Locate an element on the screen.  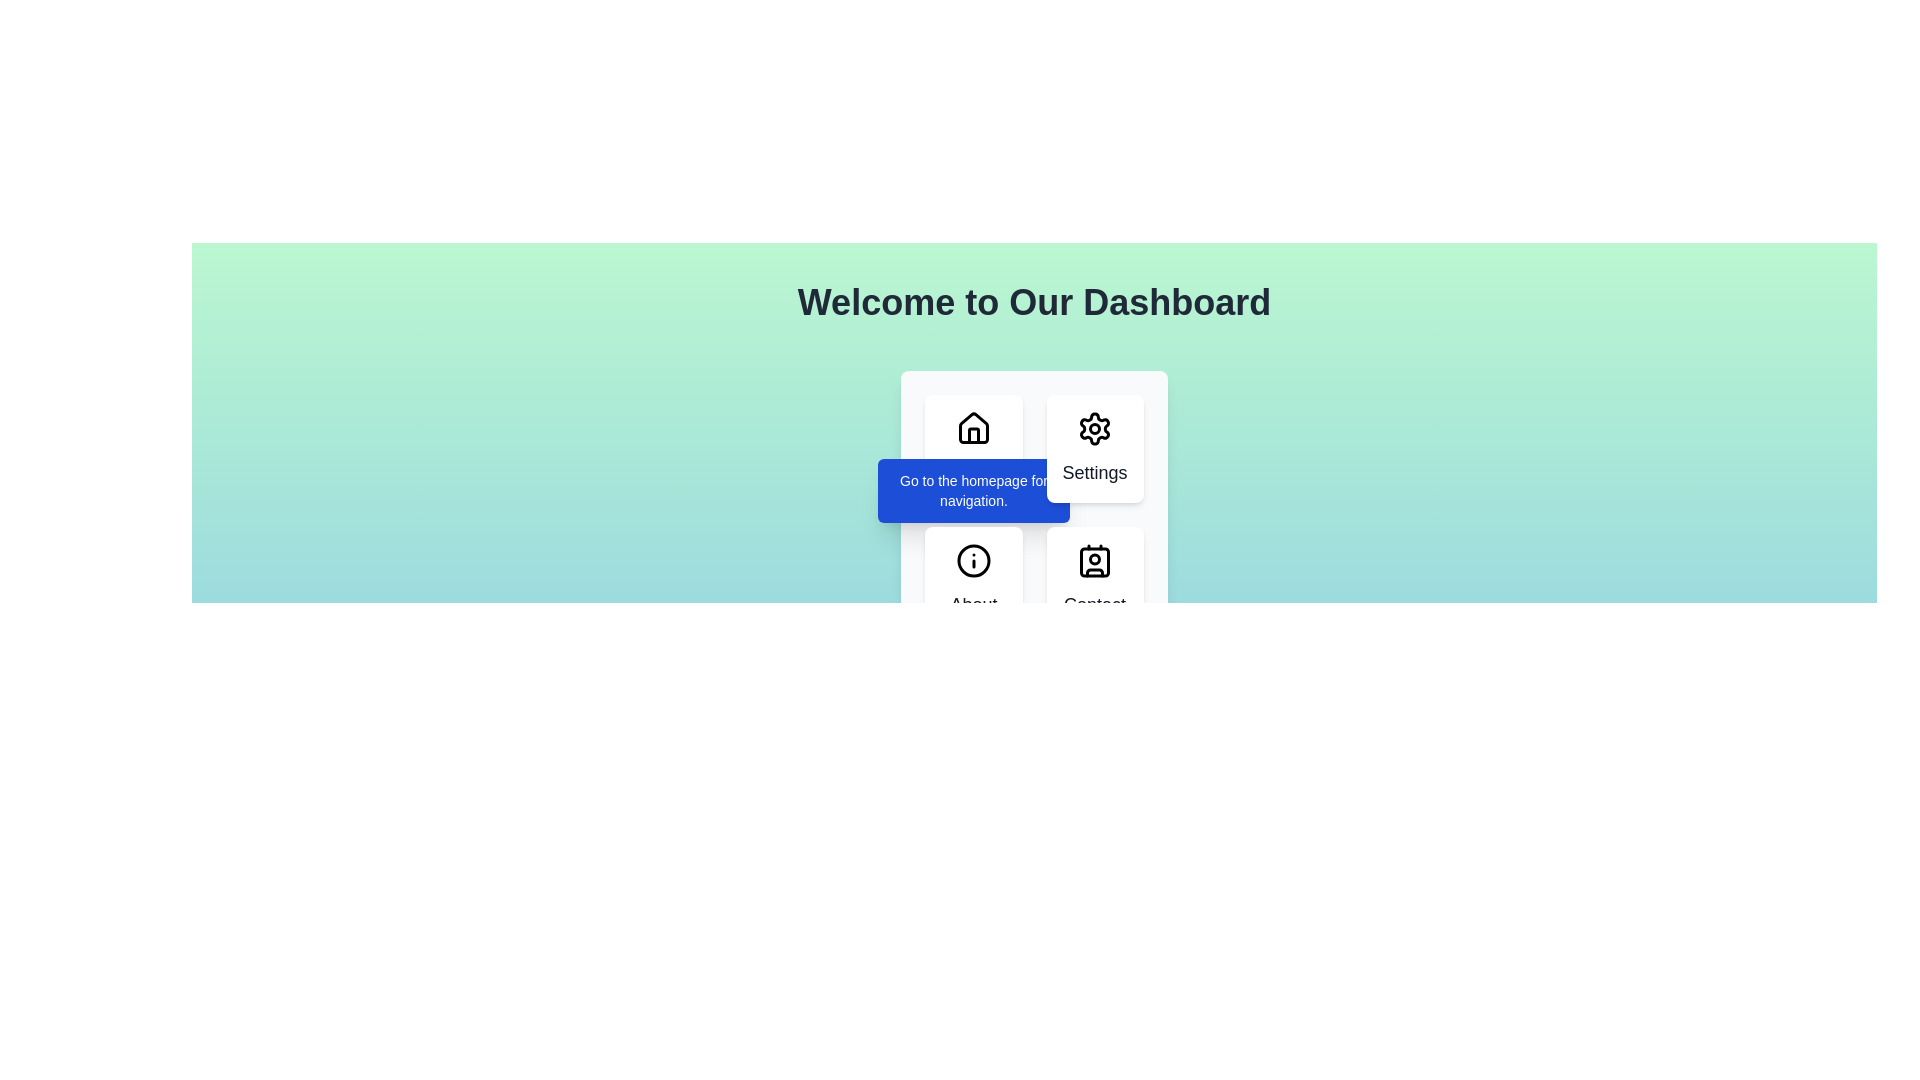
the black contact or profile card icon located in the bottom-right of the navigation grid under the 'Welcome to Our Dashboard' header is located at coordinates (1093, 560).